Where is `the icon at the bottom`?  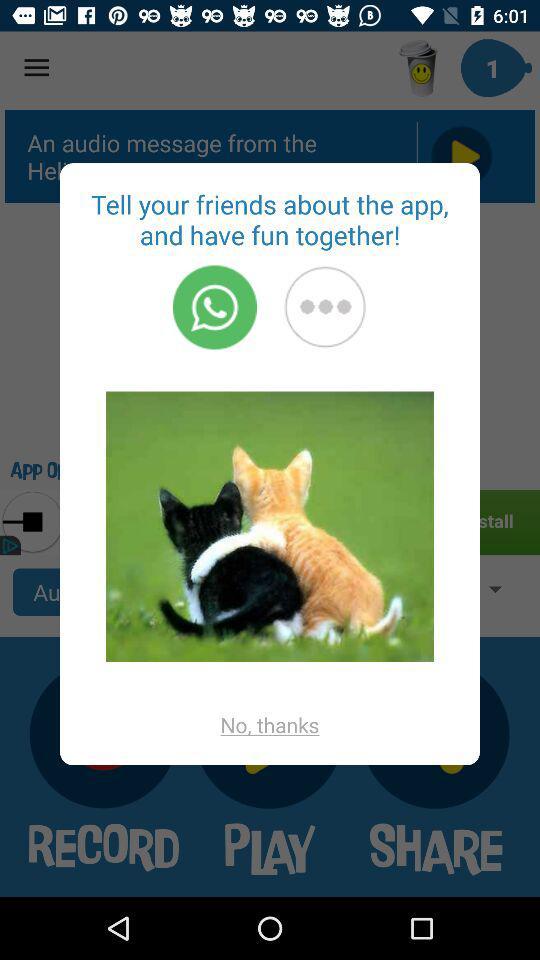 the icon at the bottom is located at coordinates (270, 723).